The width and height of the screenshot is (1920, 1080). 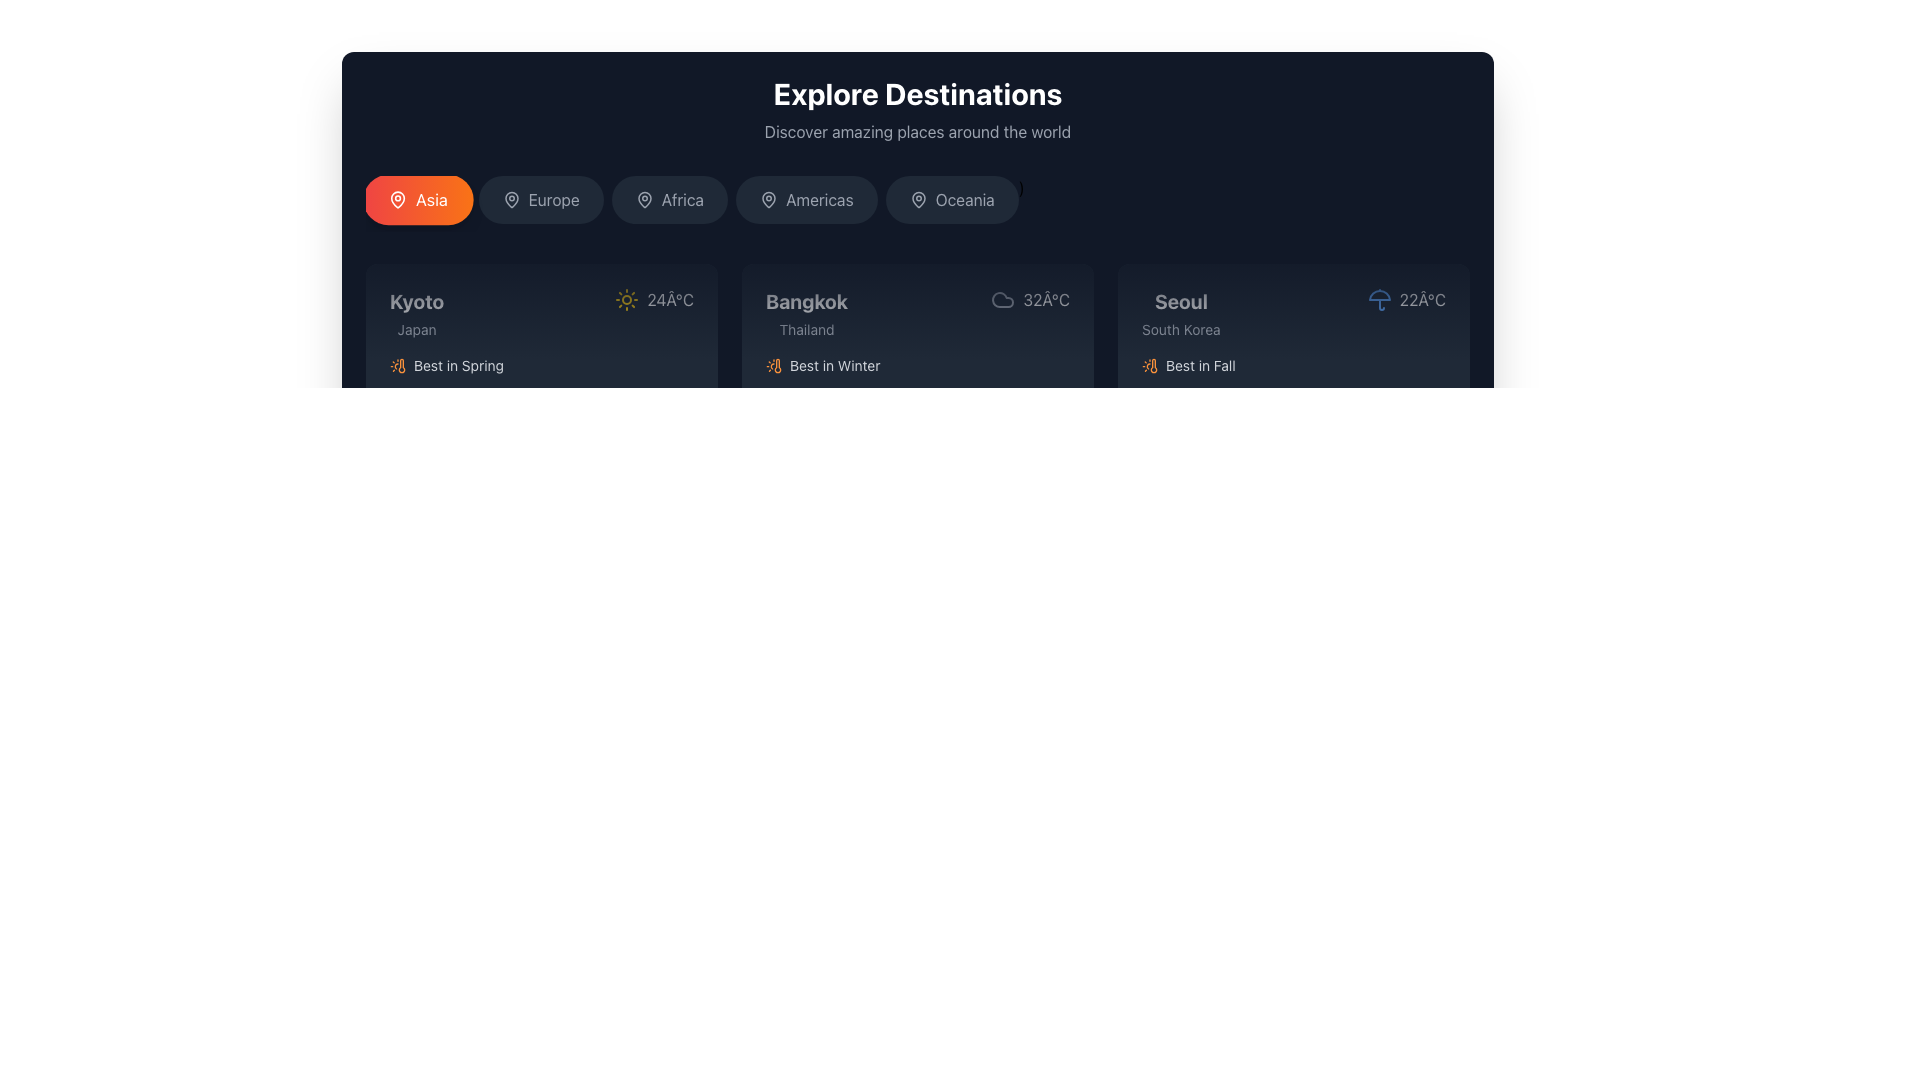 What do you see at coordinates (398, 366) in the screenshot?
I see `the orange-colored thermometer icon with a sun depiction located under the 'Kyoto, Japan' card in the 'Best in Spring' section of the 'Explore Destinations' interface` at bounding box center [398, 366].